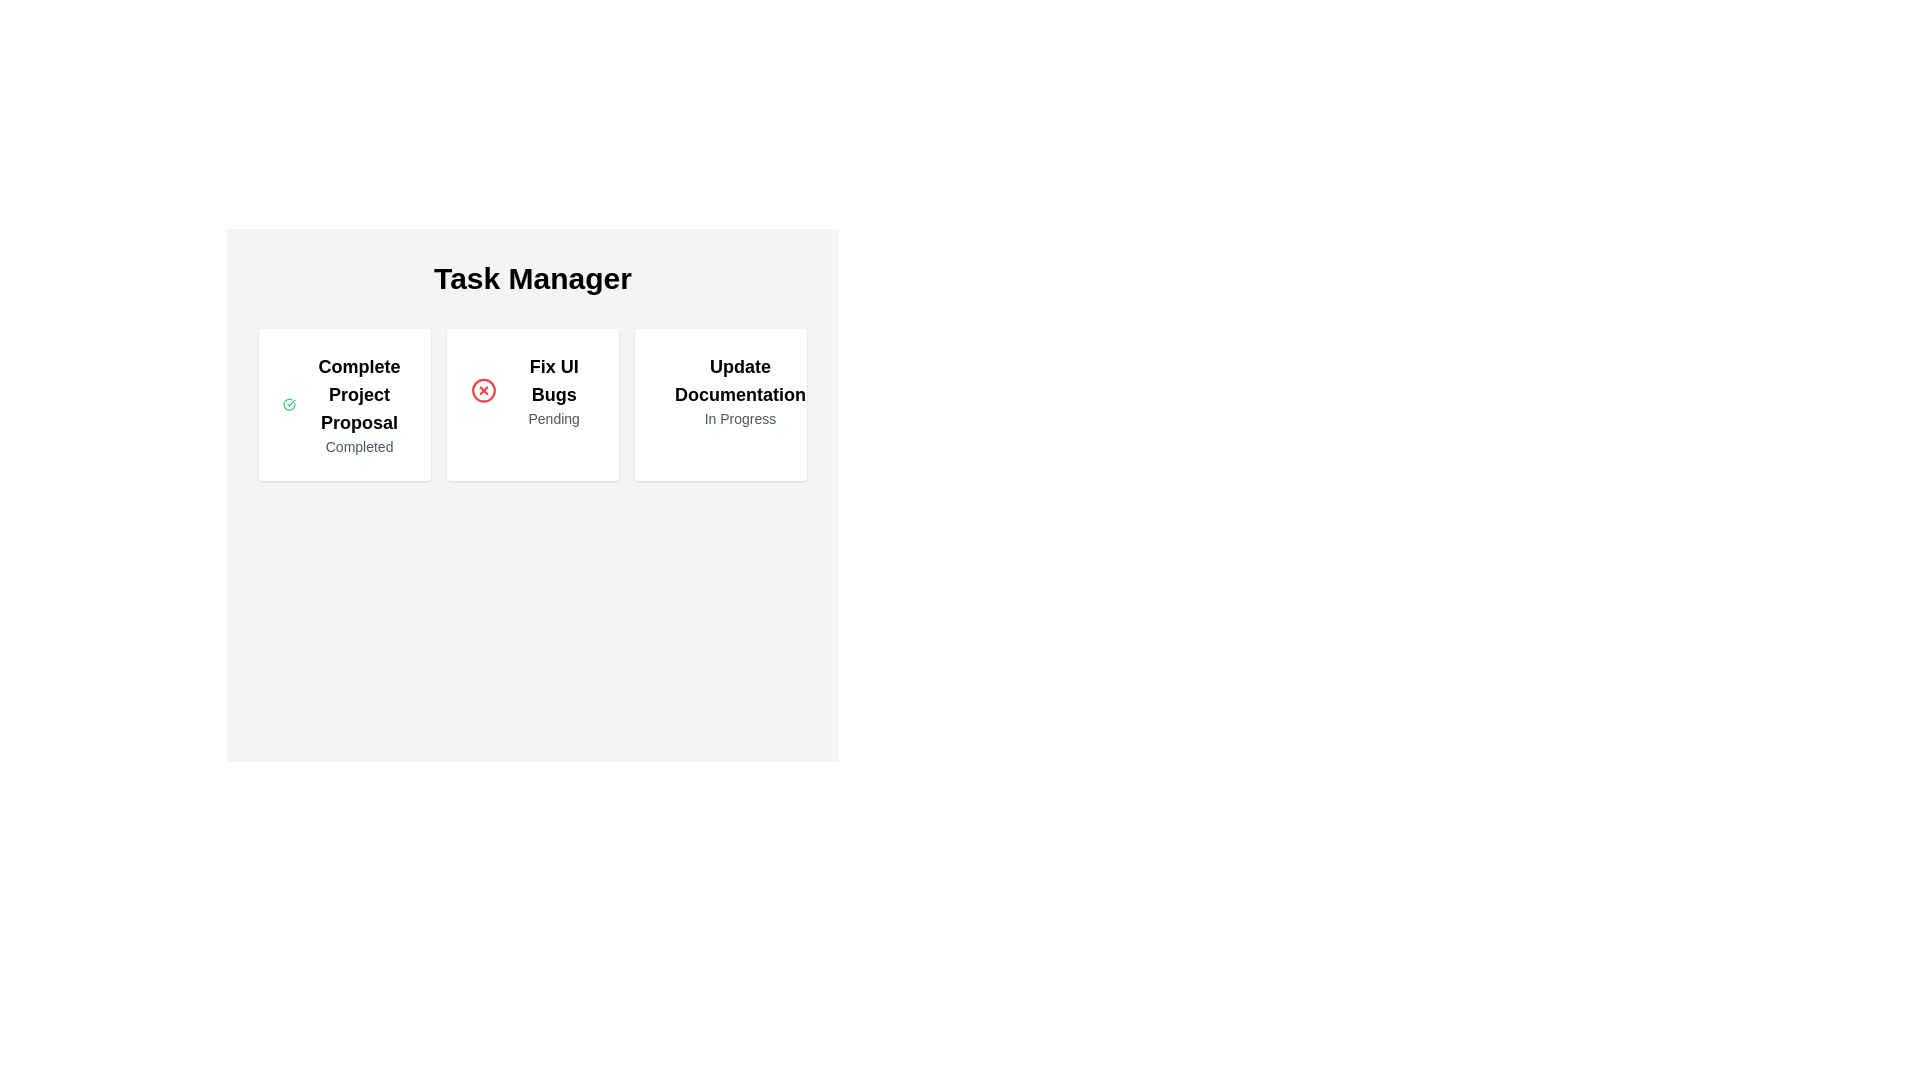  Describe the element at coordinates (359, 446) in the screenshot. I see `the 'Completed' text label, which is styled in a smaller font size and displayed in gray color, located below the 'Complete Project Proposal' text within the same card layout` at that location.